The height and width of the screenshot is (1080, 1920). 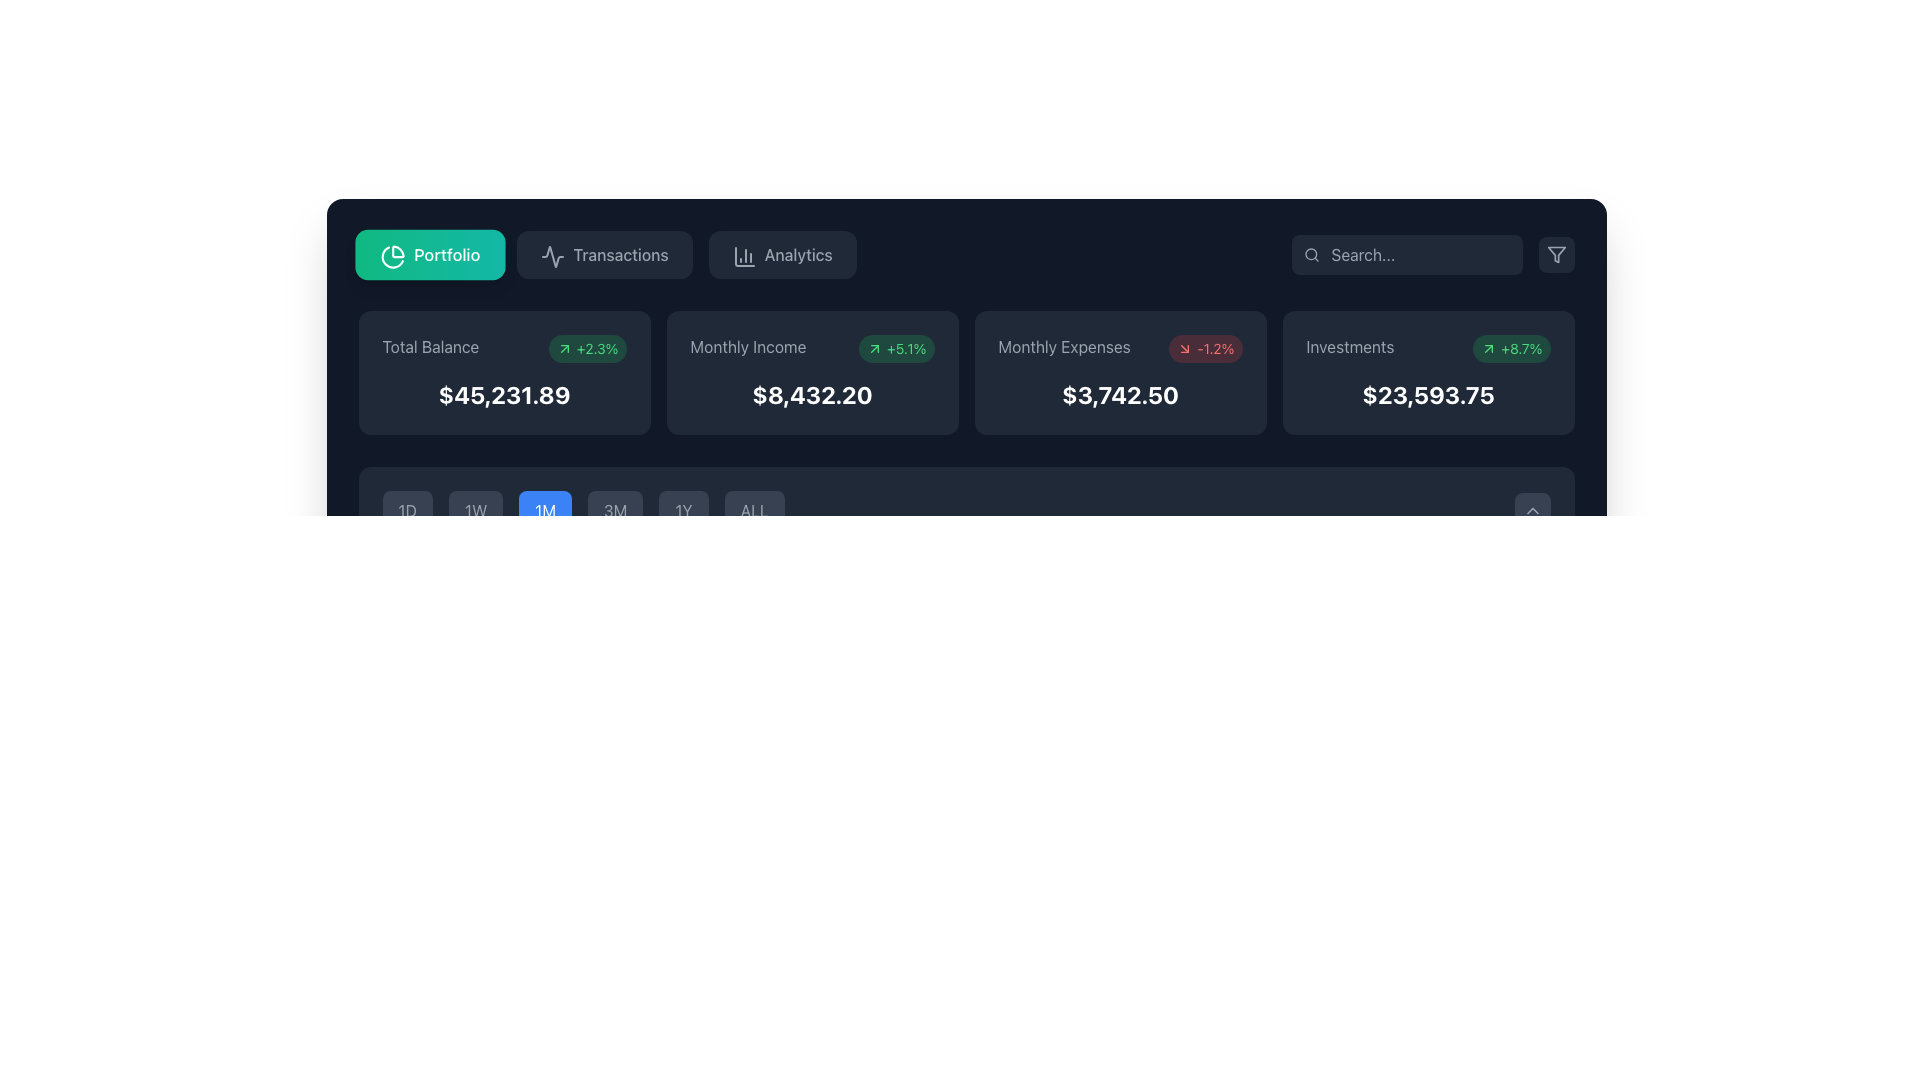 What do you see at coordinates (1489, 347) in the screenshot?
I see `the small SVG icon representing an upward-right arrow with a green outline located in the top-right section of the dashboard within the 'Investments' card` at bounding box center [1489, 347].